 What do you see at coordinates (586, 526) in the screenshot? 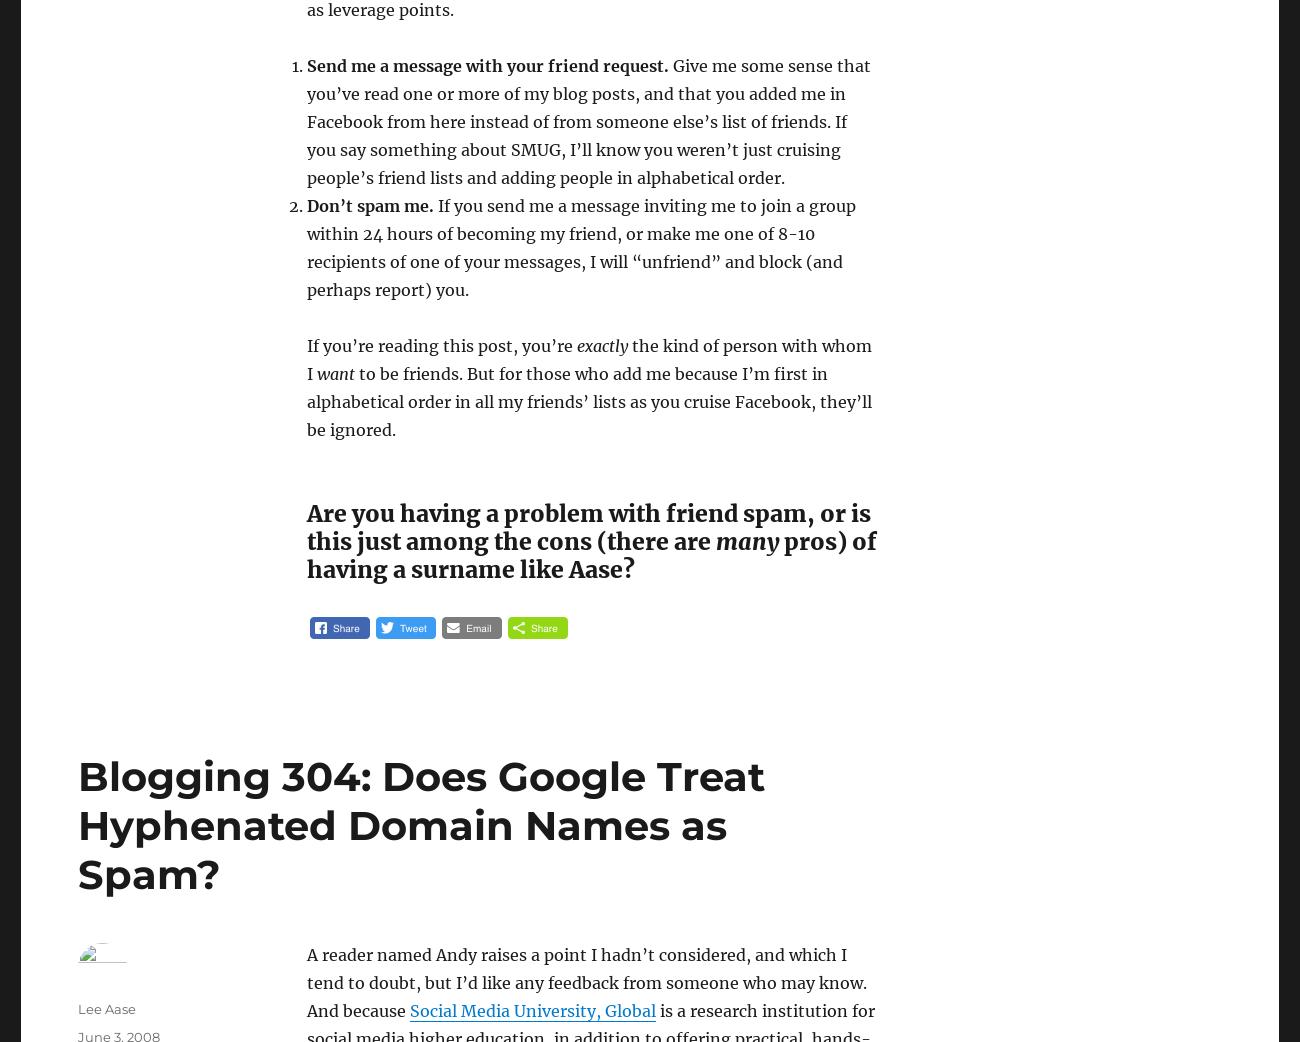
I see `'Are you having a problem with friend spam, or is this just among the cons (there are'` at bounding box center [586, 526].